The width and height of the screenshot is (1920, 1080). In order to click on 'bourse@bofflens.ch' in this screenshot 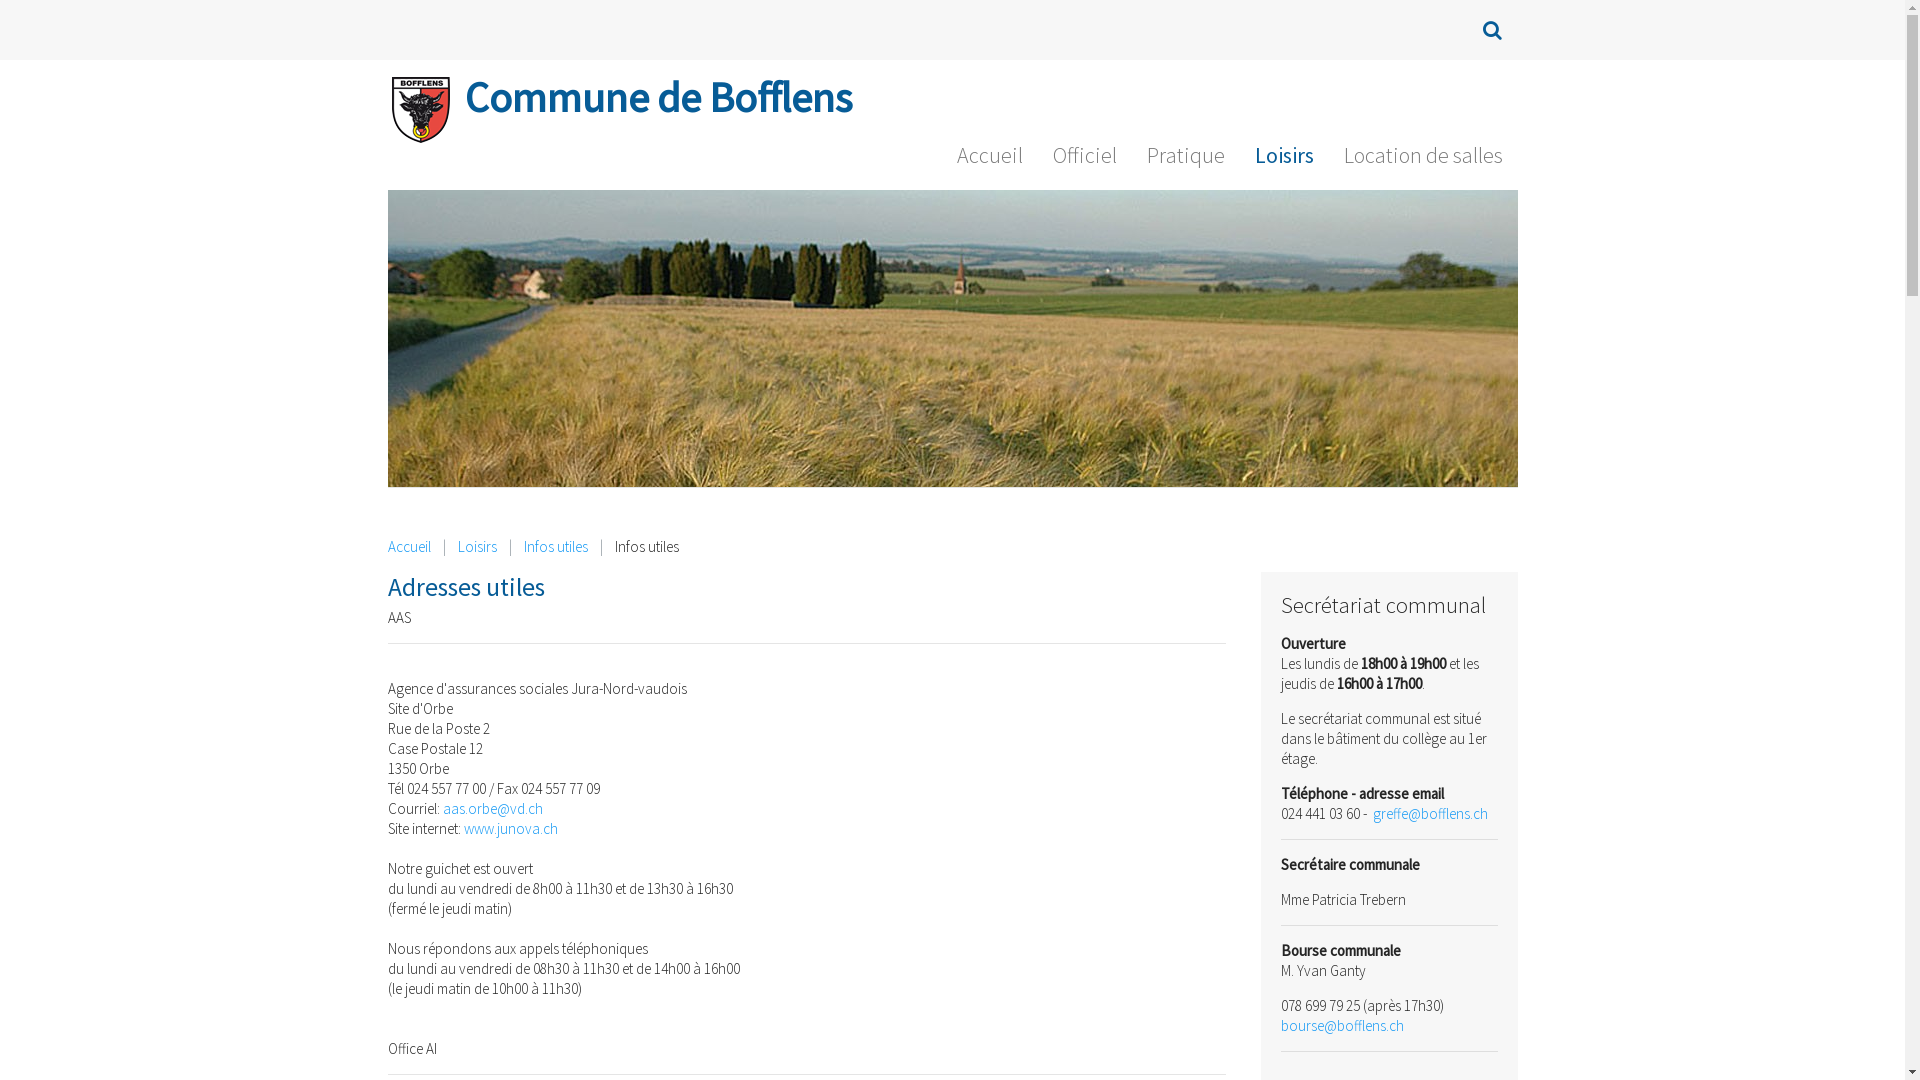, I will do `click(1342, 1025)`.